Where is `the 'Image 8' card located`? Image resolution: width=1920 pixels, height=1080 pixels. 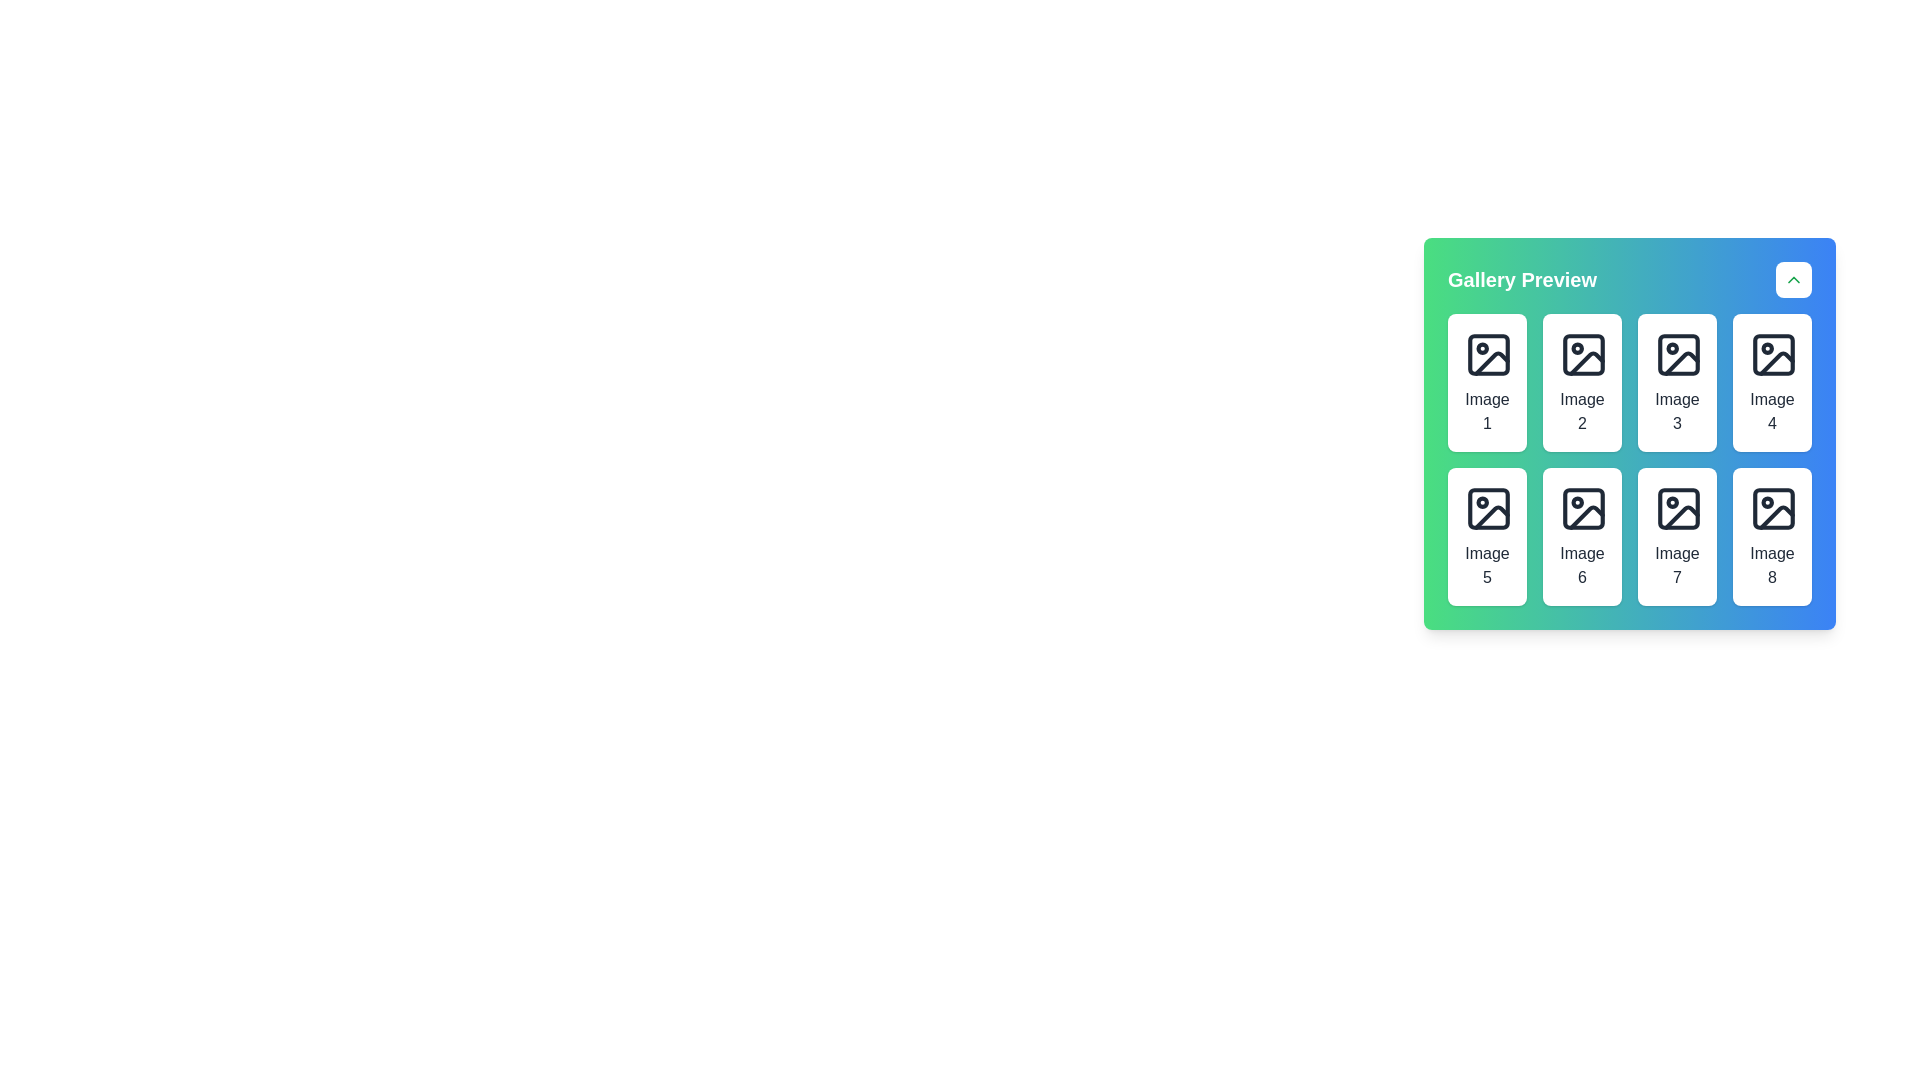 the 'Image 8' card located is located at coordinates (1772, 535).